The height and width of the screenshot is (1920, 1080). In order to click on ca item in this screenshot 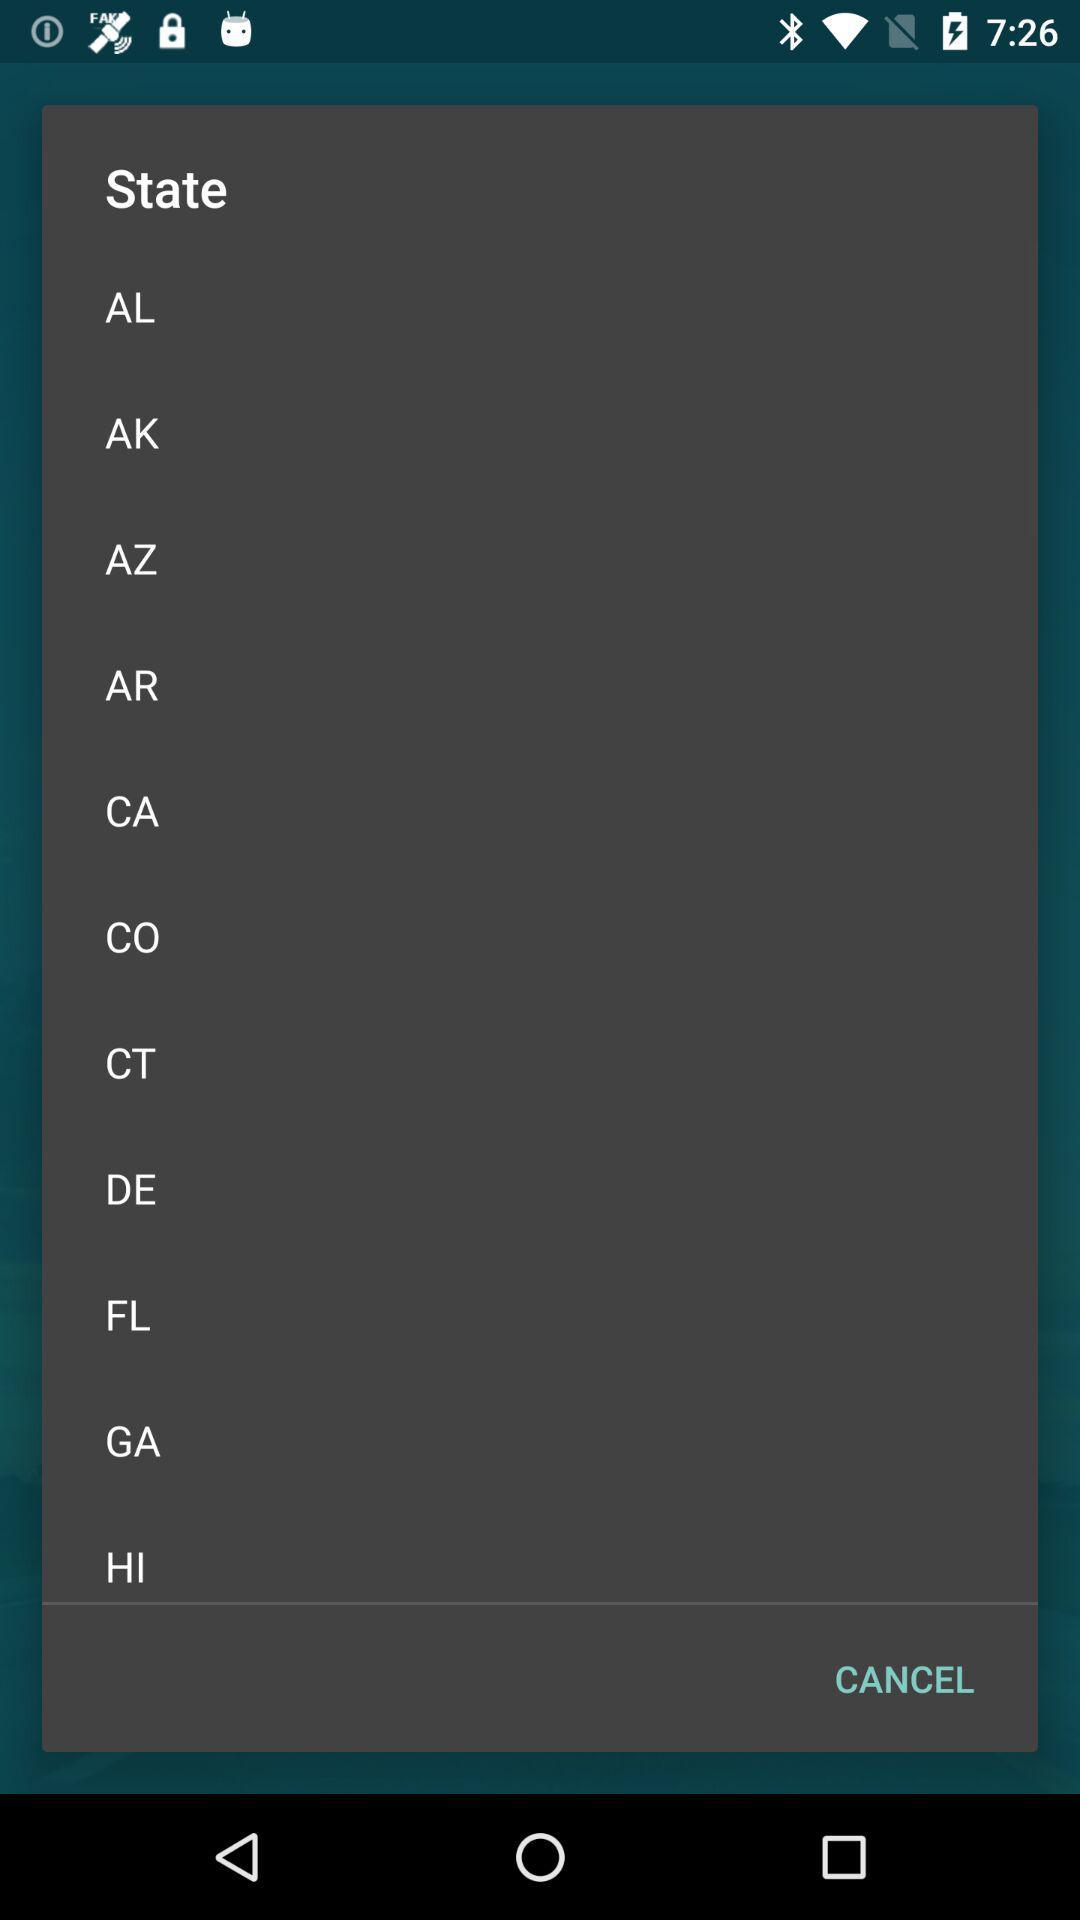, I will do `click(540, 810)`.